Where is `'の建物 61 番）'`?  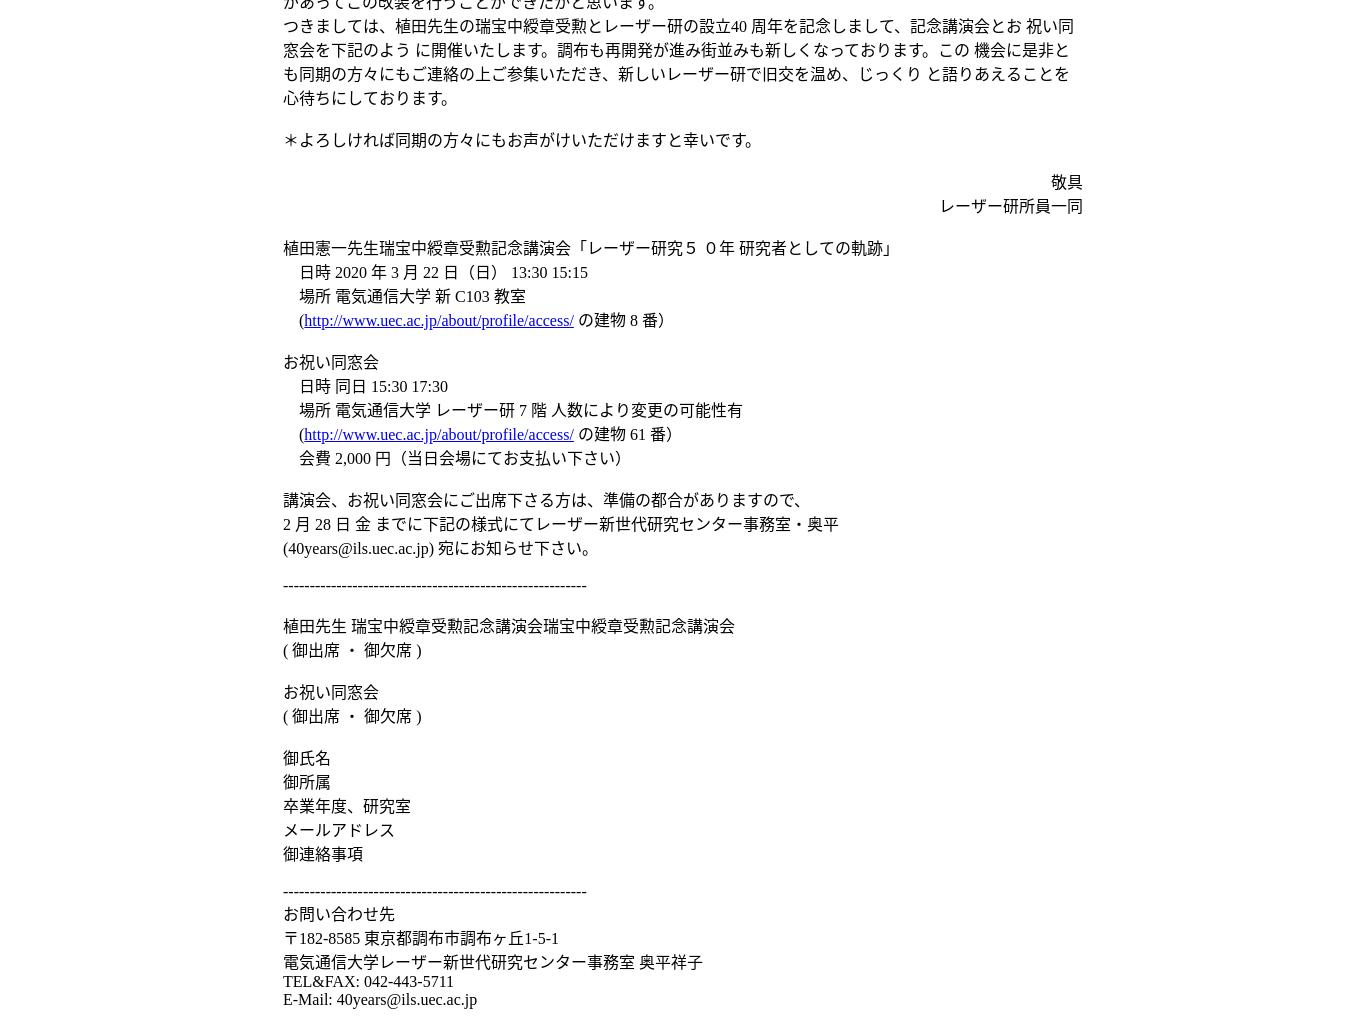
'の建物 61 番）' is located at coordinates (625, 433).